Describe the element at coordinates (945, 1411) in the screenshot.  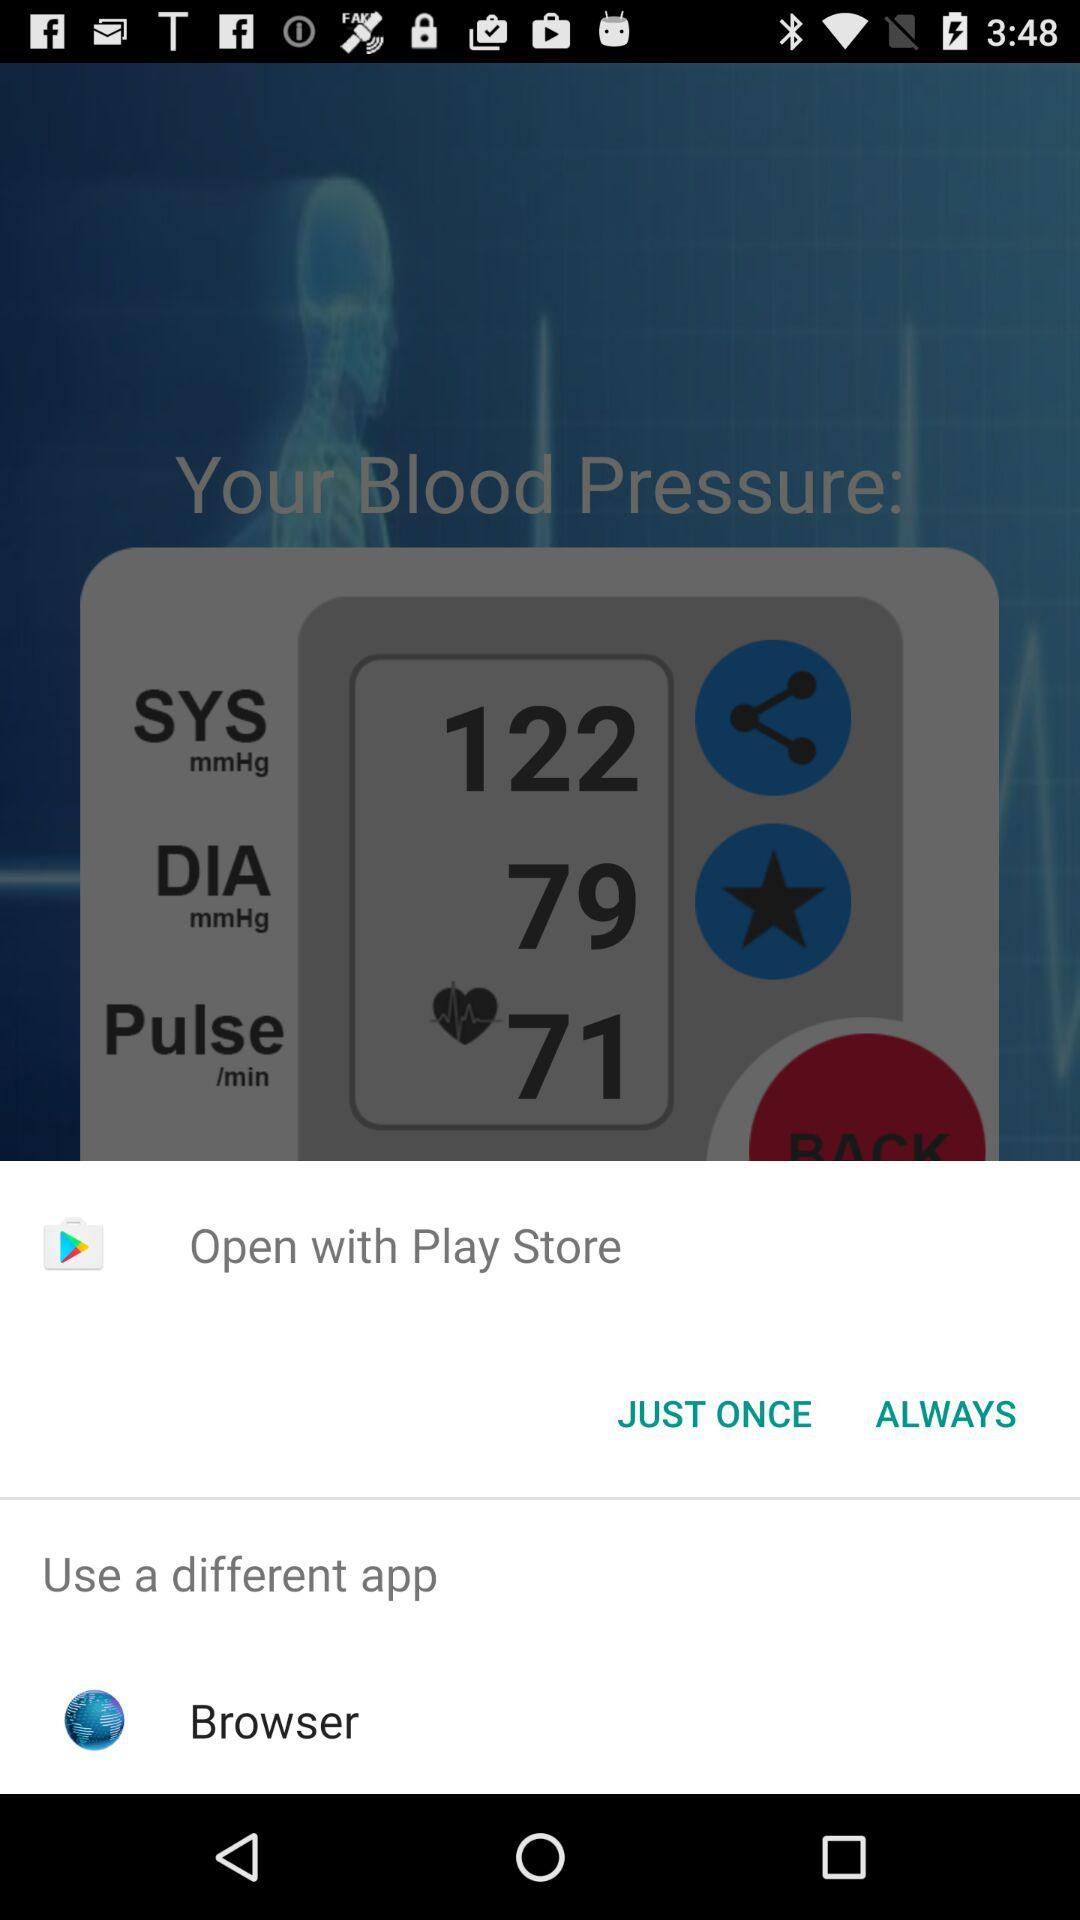
I see `the always` at that location.